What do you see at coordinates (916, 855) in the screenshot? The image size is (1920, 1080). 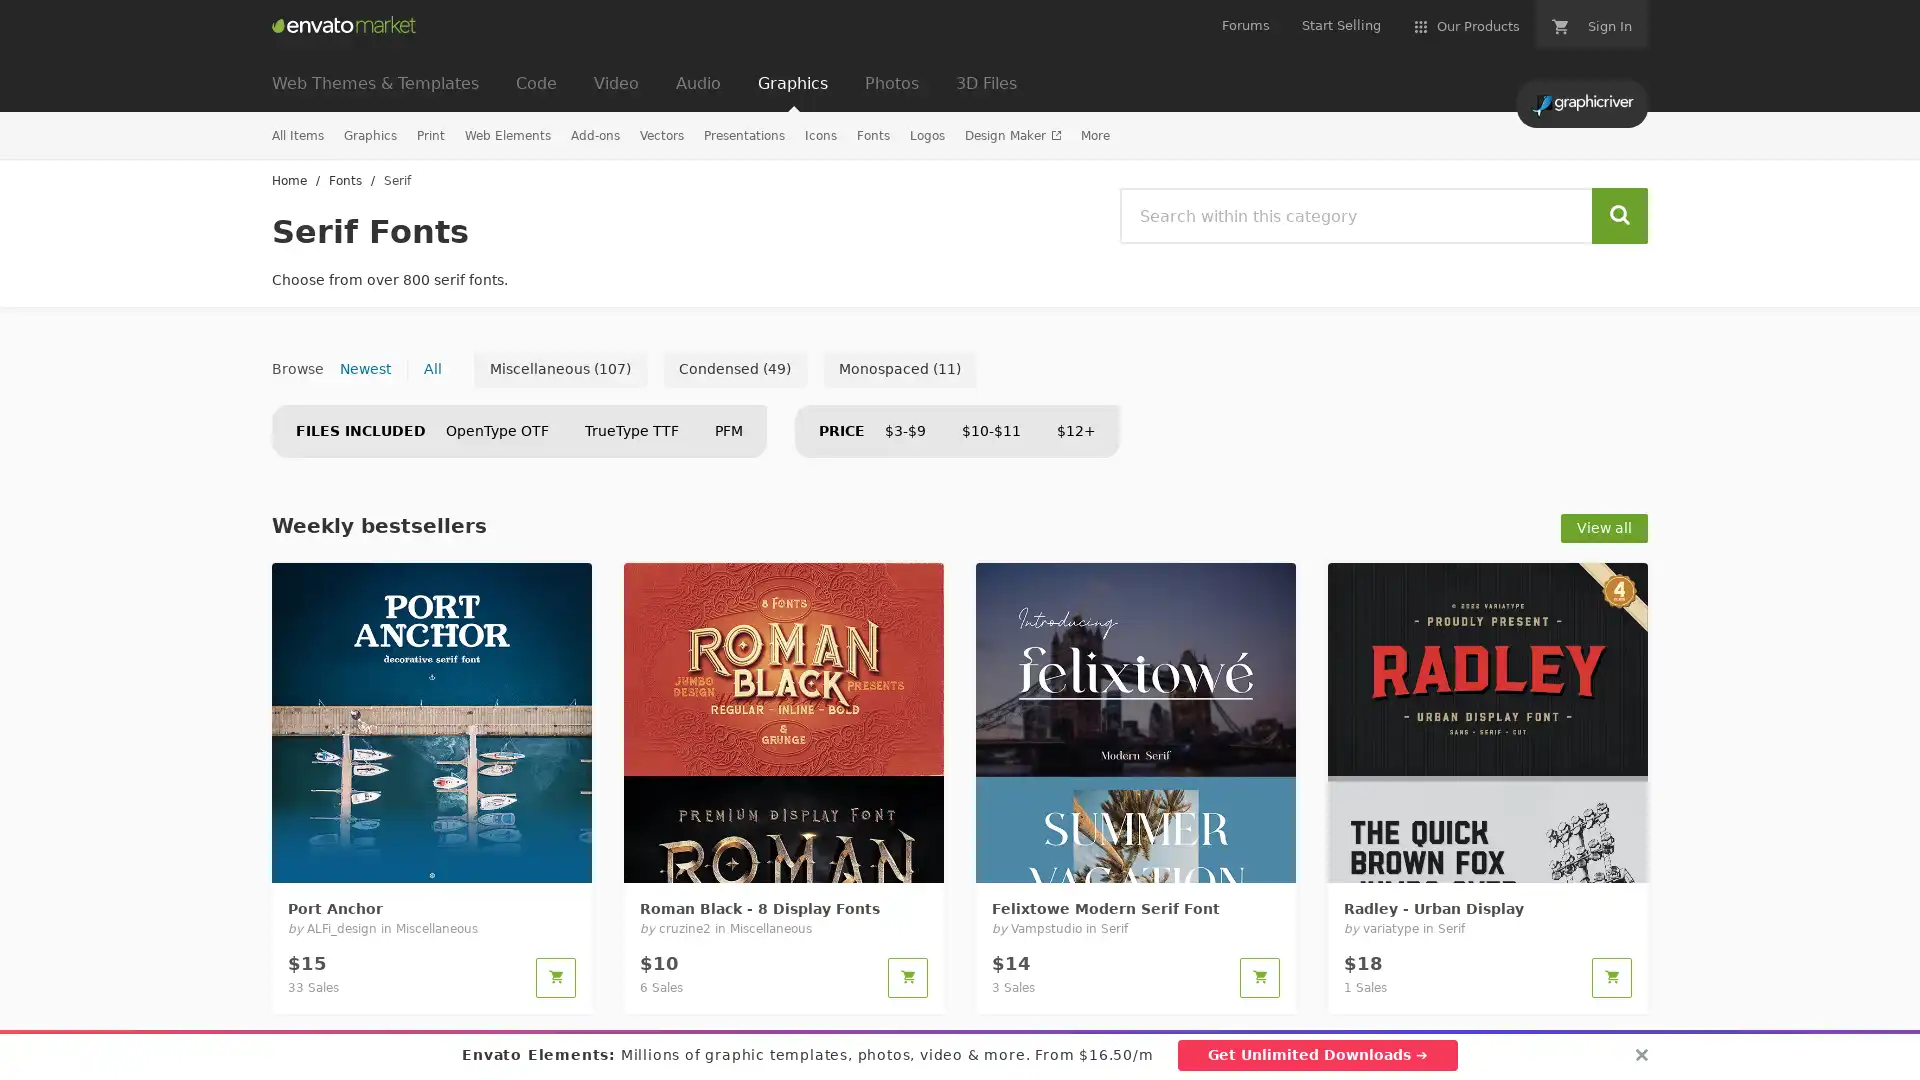 I see `Add to Favorites` at bounding box center [916, 855].